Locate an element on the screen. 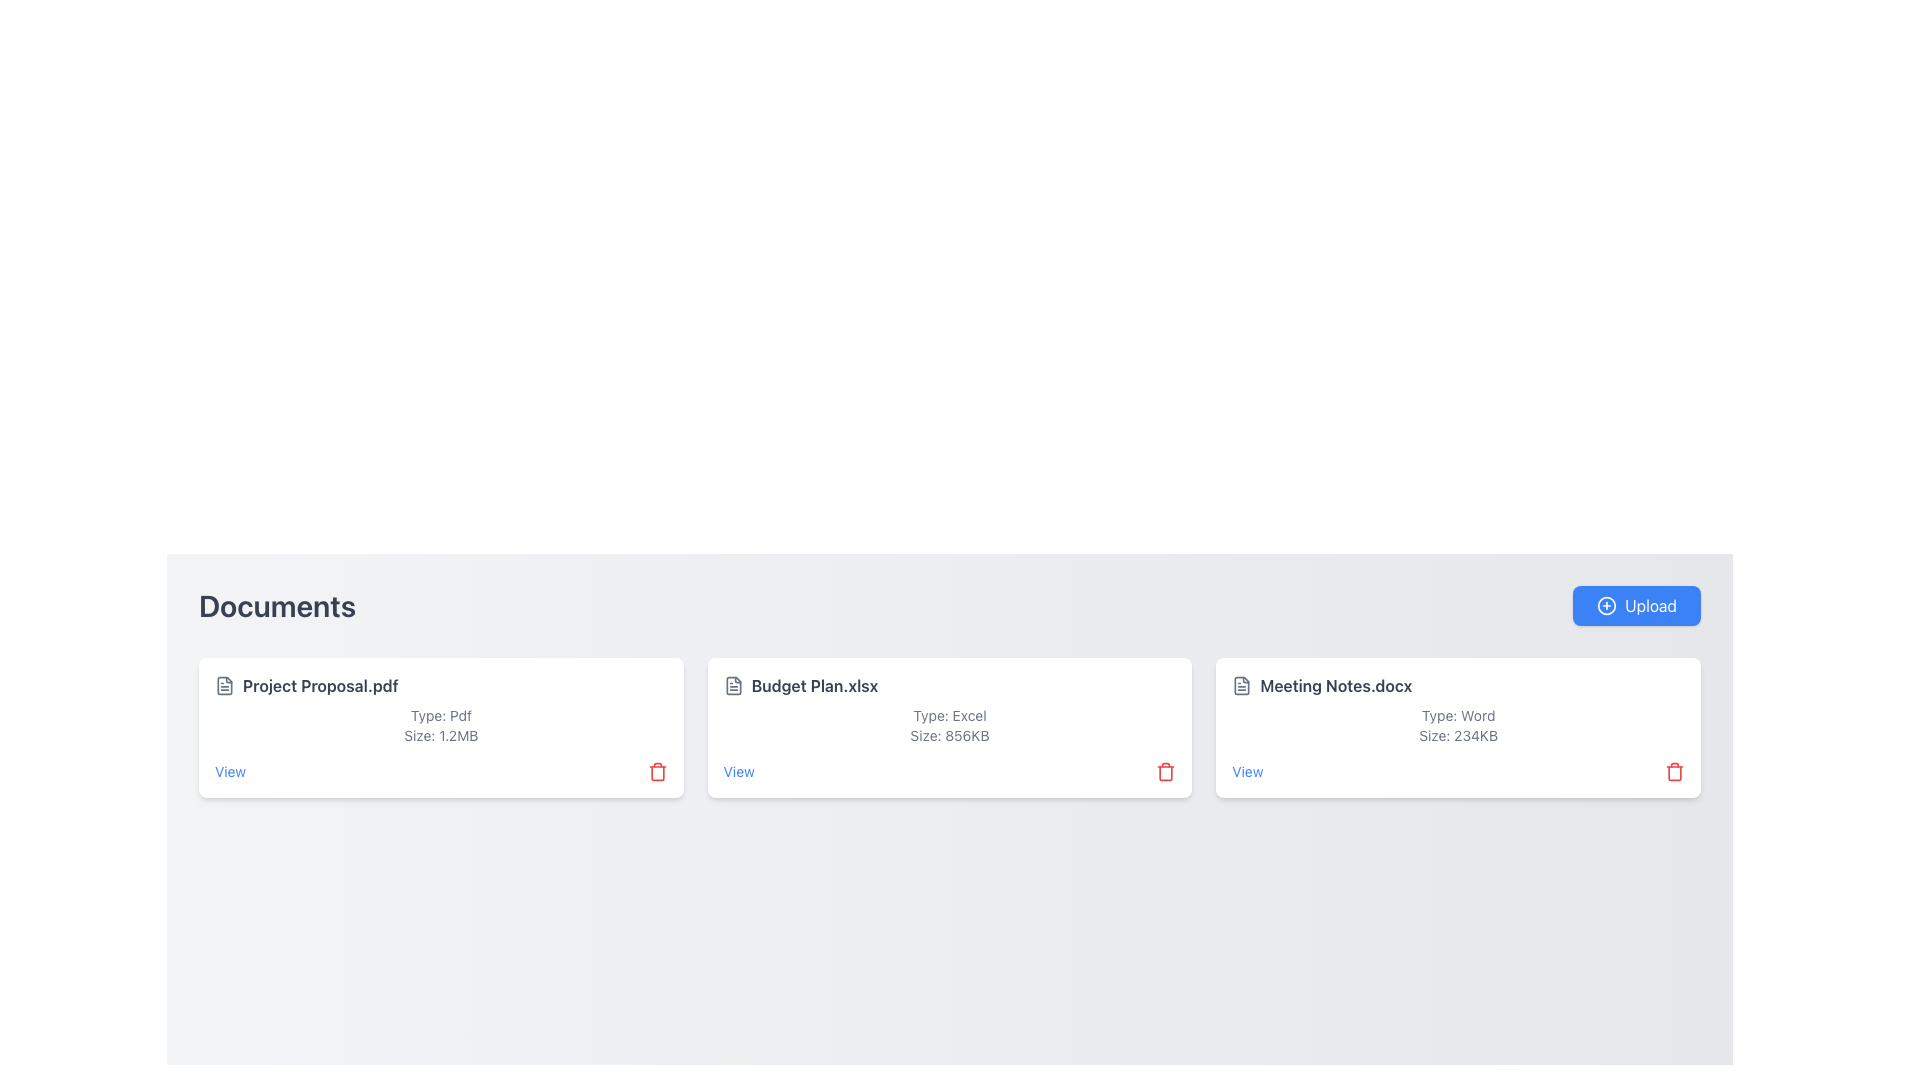 The width and height of the screenshot is (1920, 1080). the 'View' link located in the bottom-left corner of the card for 'Project Proposal.pdf' is located at coordinates (230, 770).